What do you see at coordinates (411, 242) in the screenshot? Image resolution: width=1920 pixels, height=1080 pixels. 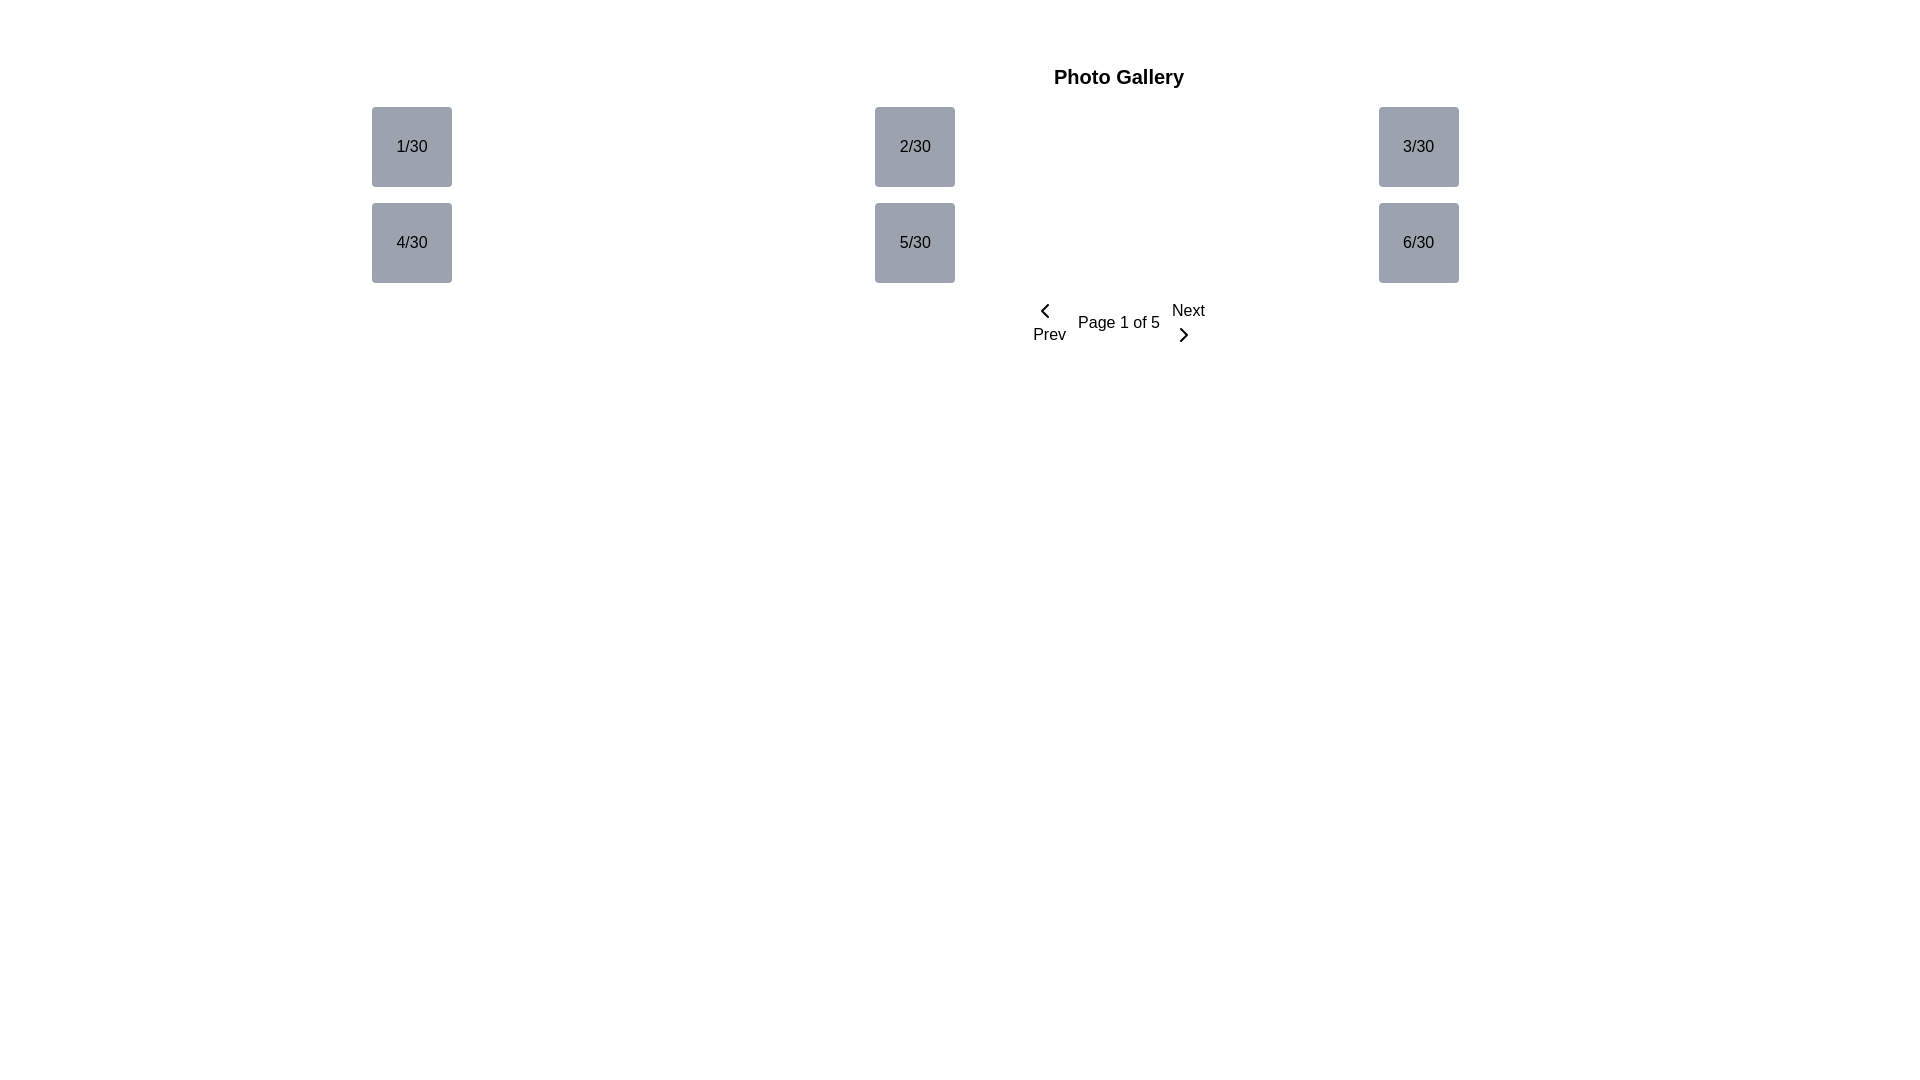 I see `the grey square-shaped Static display tile labeled '4/30', located in the first column and second row of the grid layout` at bounding box center [411, 242].